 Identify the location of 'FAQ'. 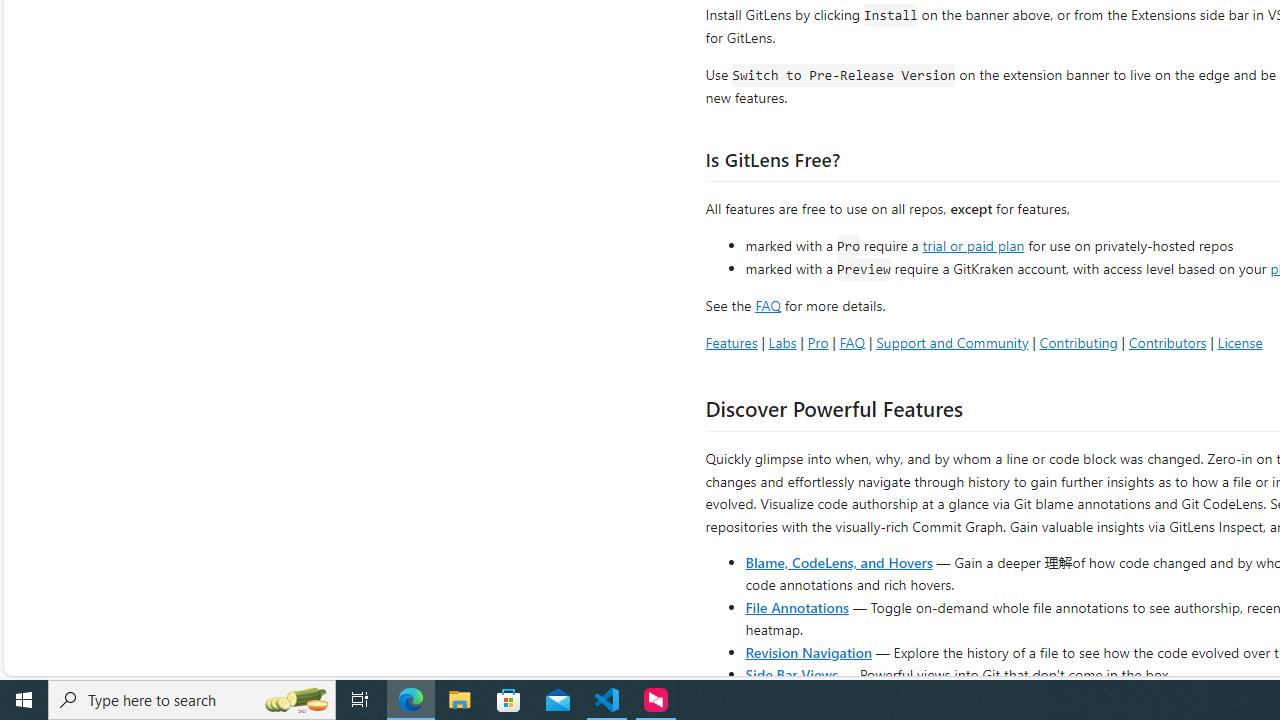
(852, 341).